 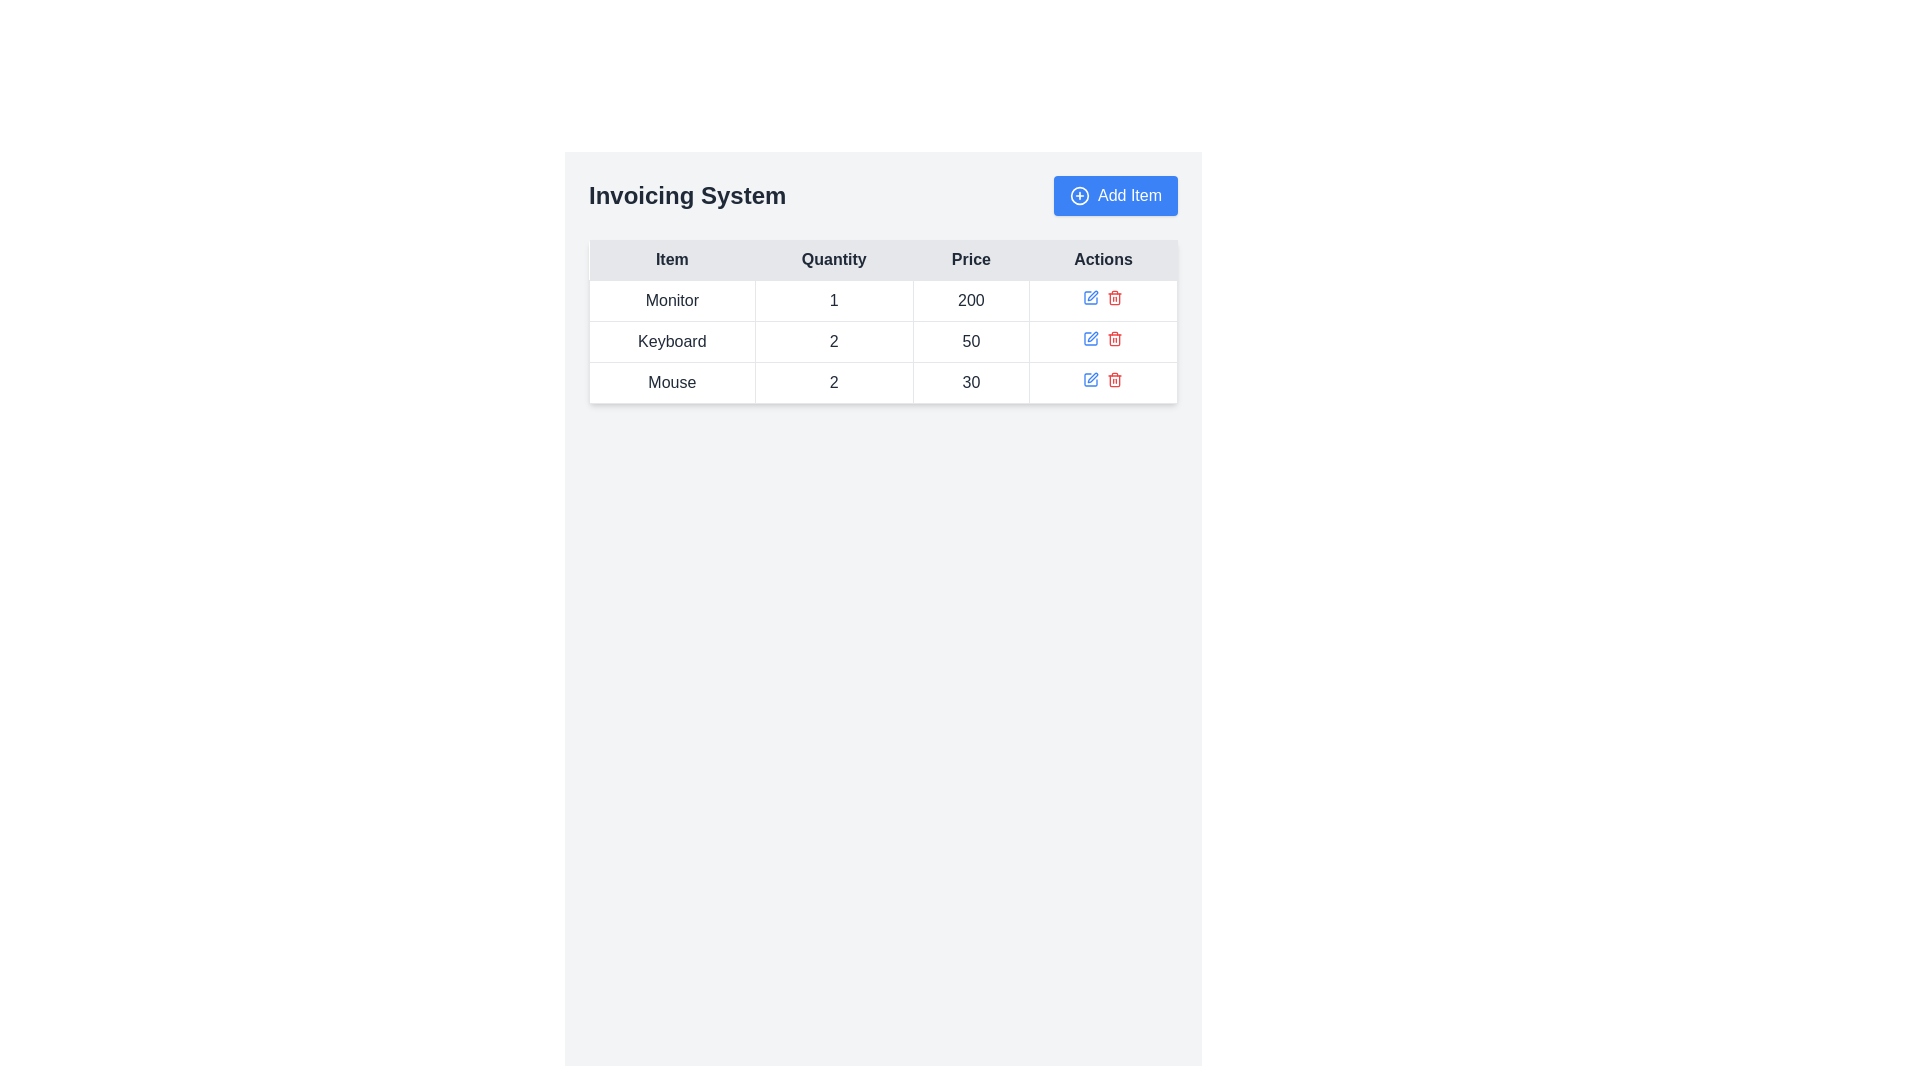 I want to click on text of the 'Keyboard' label located in the second row of the table under the 'Item' column, so click(x=672, y=341).